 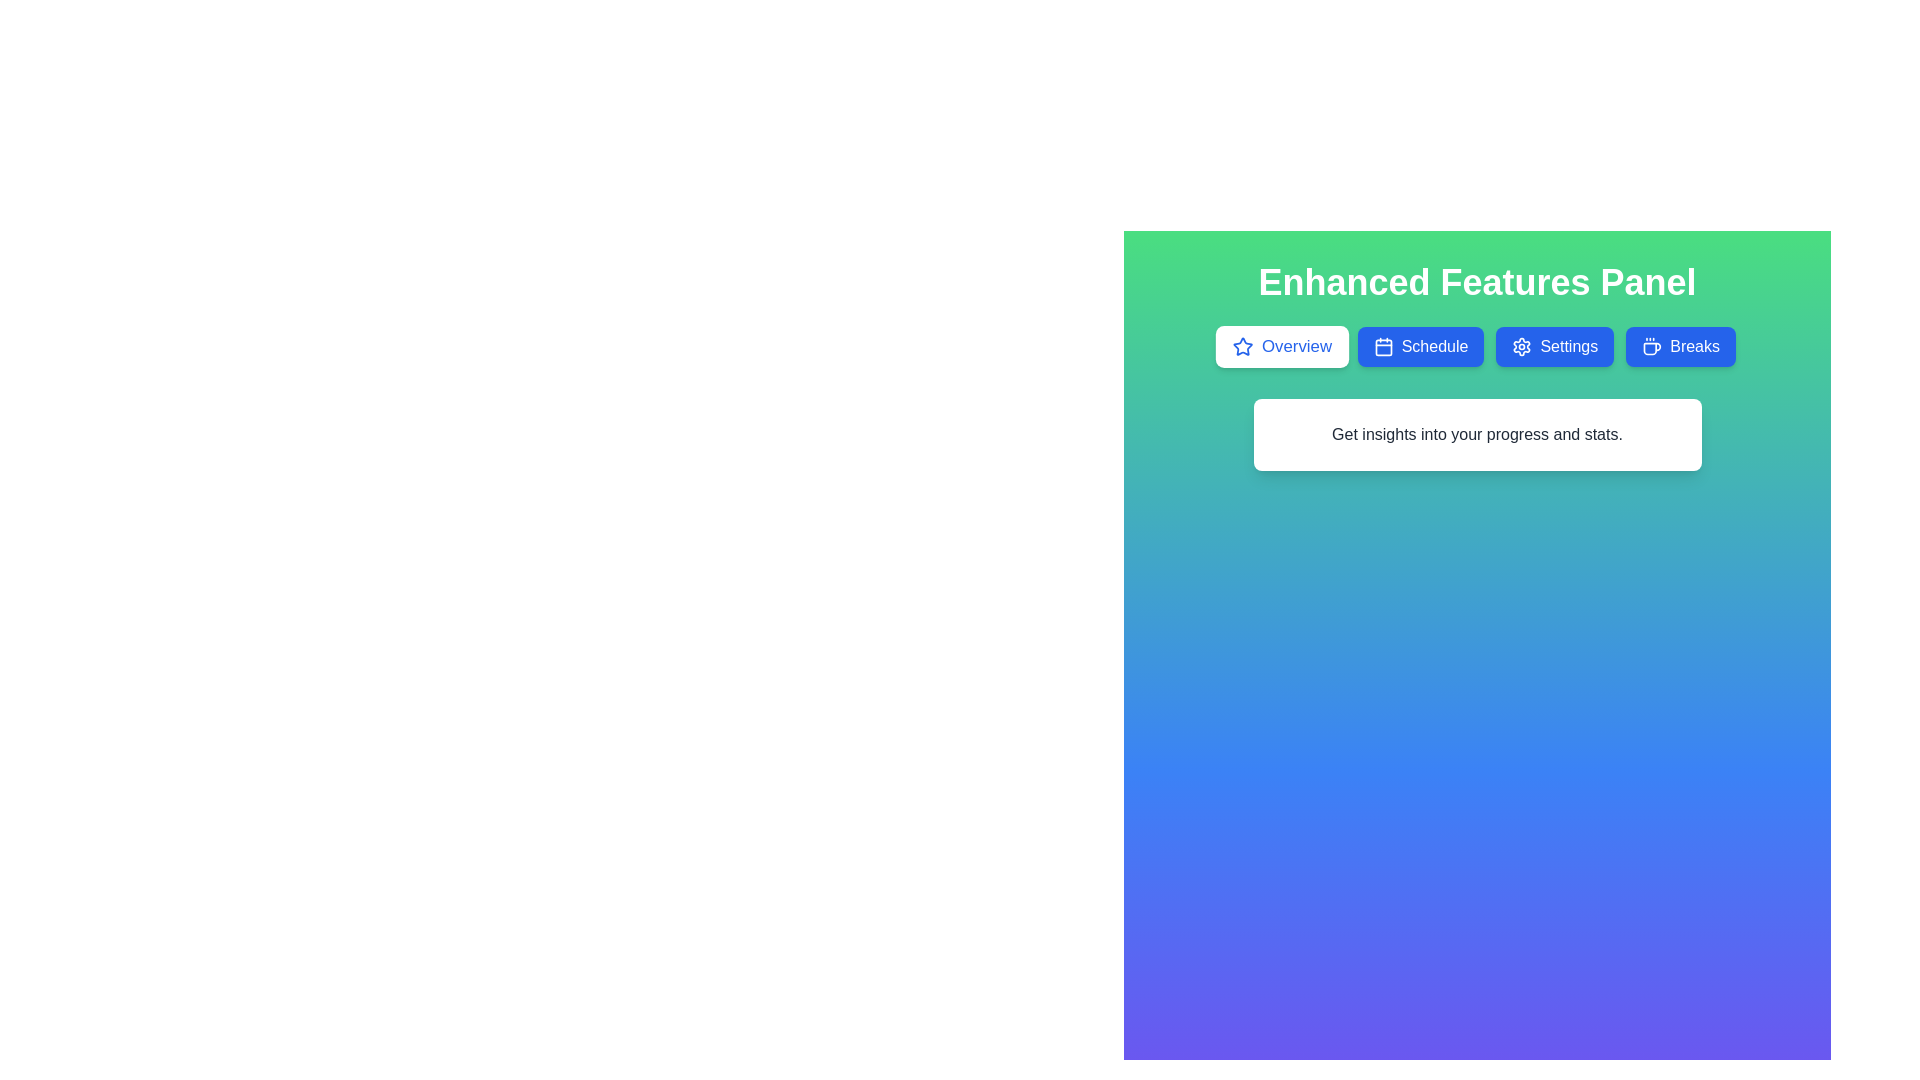 What do you see at coordinates (1282, 346) in the screenshot?
I see `the 'Overview' button using keyboard navigation` at bounding box center [1282, 346].